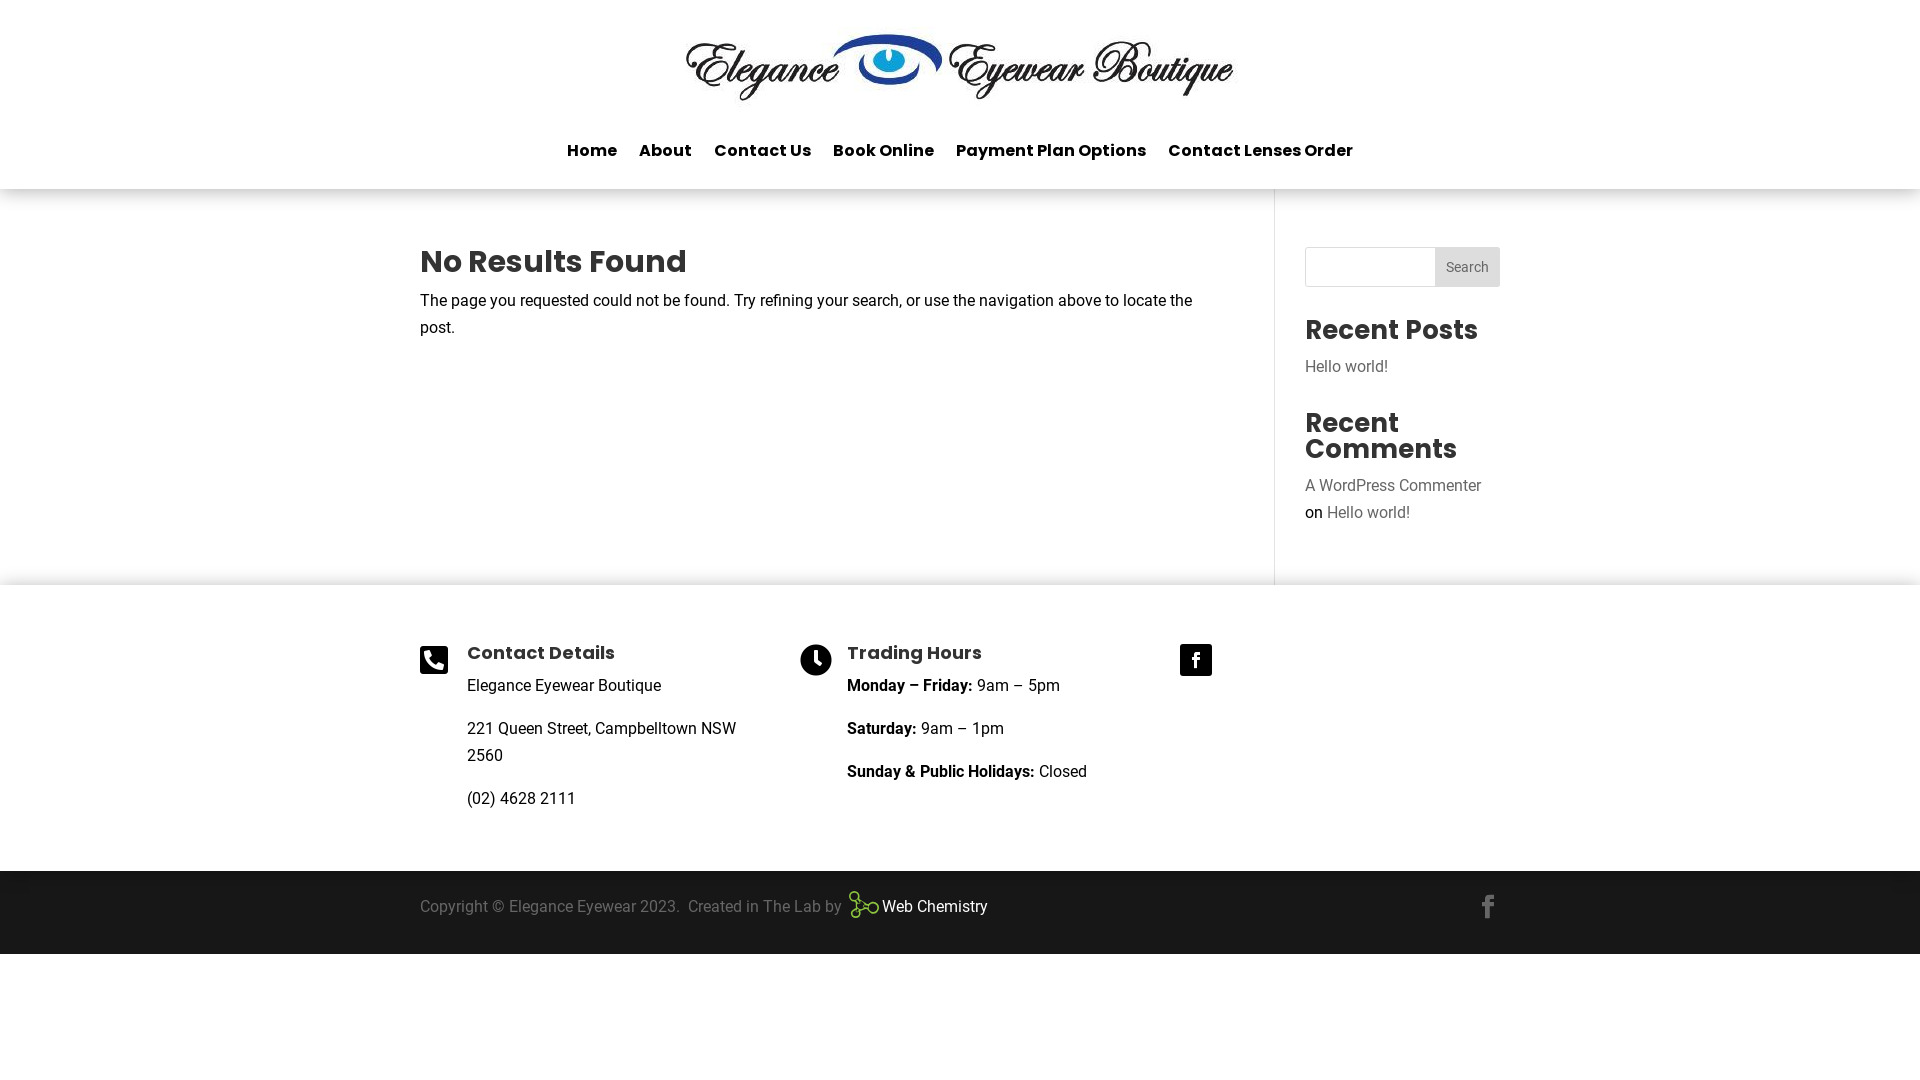 The image size is (1920, 1080). I want to click on 'Book Online', so click(833, 149).